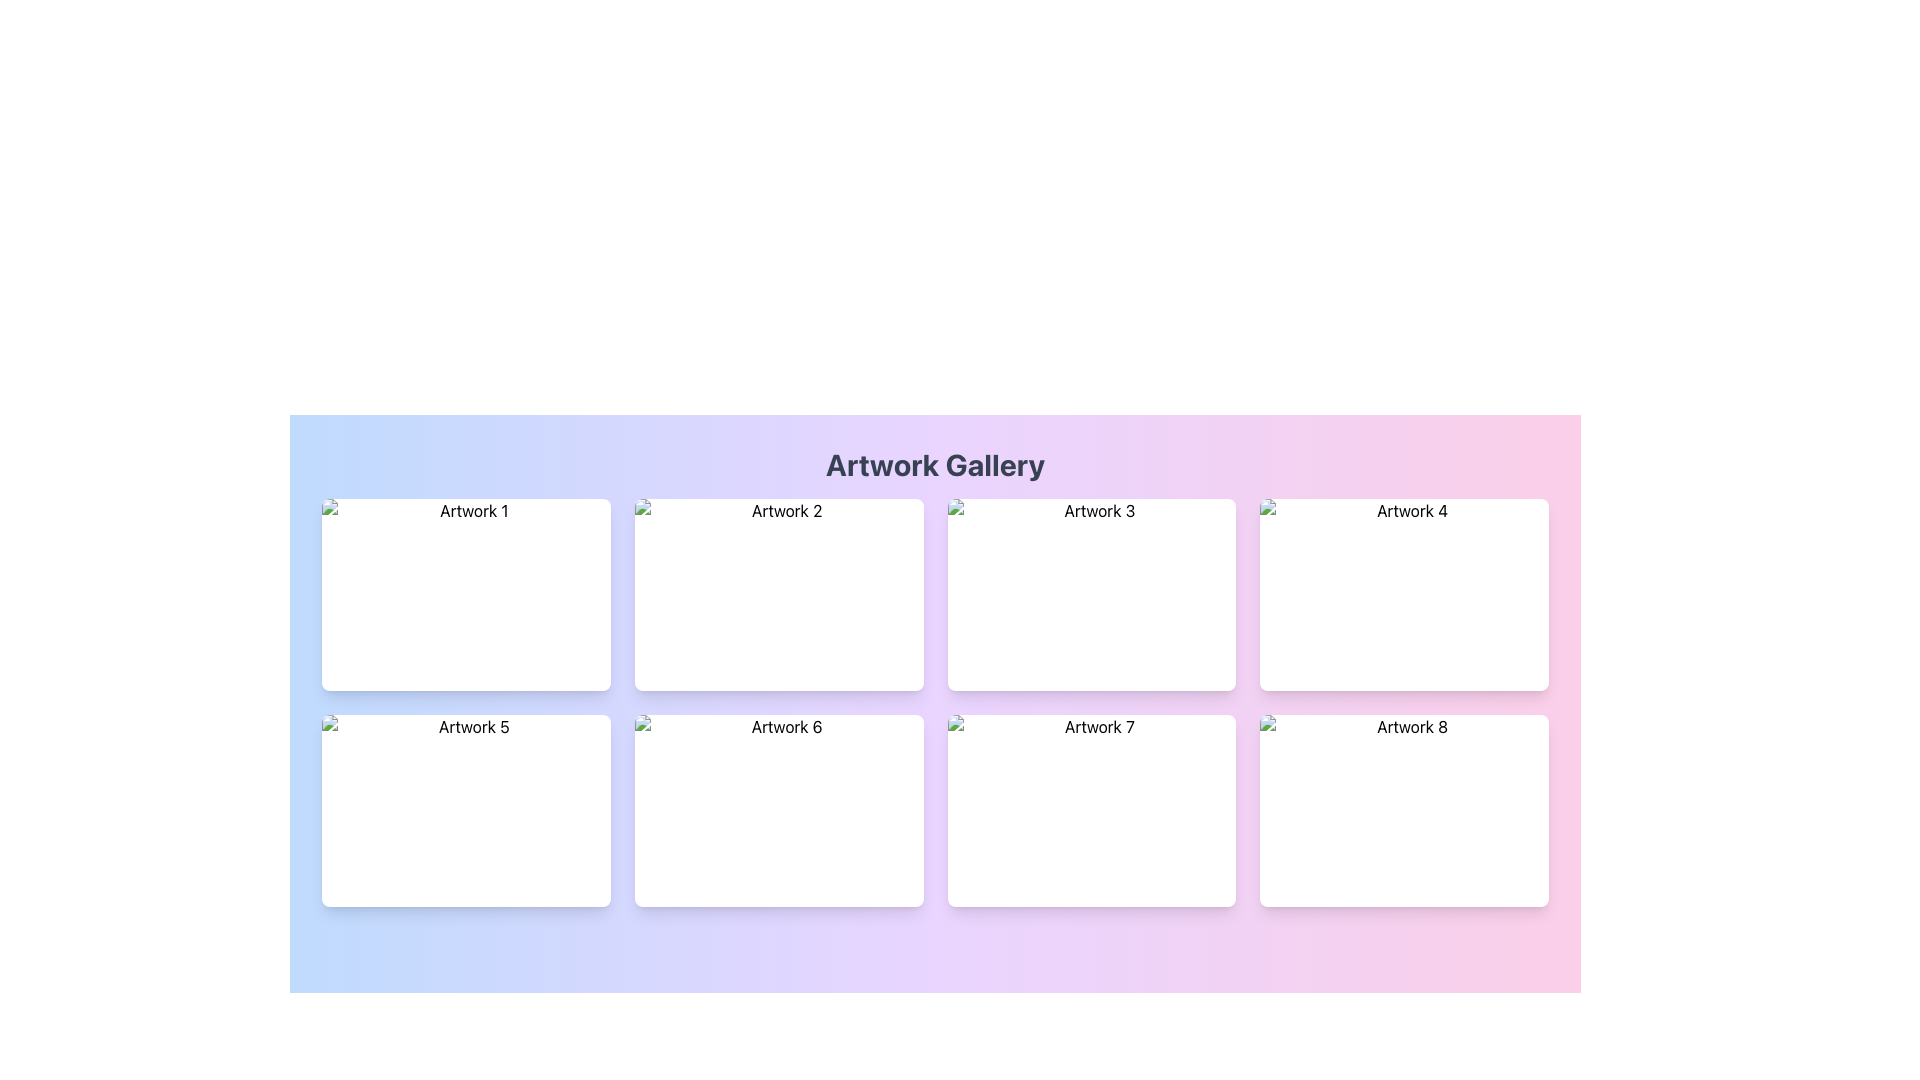 This screenshot has height=1080, width=1920. What do you see at coordinates (465, 593) in the screenshot?
I see `the Card component labeled 'Artwork 1', which is the first card in the grid layout` at bounding box center [465, 593].